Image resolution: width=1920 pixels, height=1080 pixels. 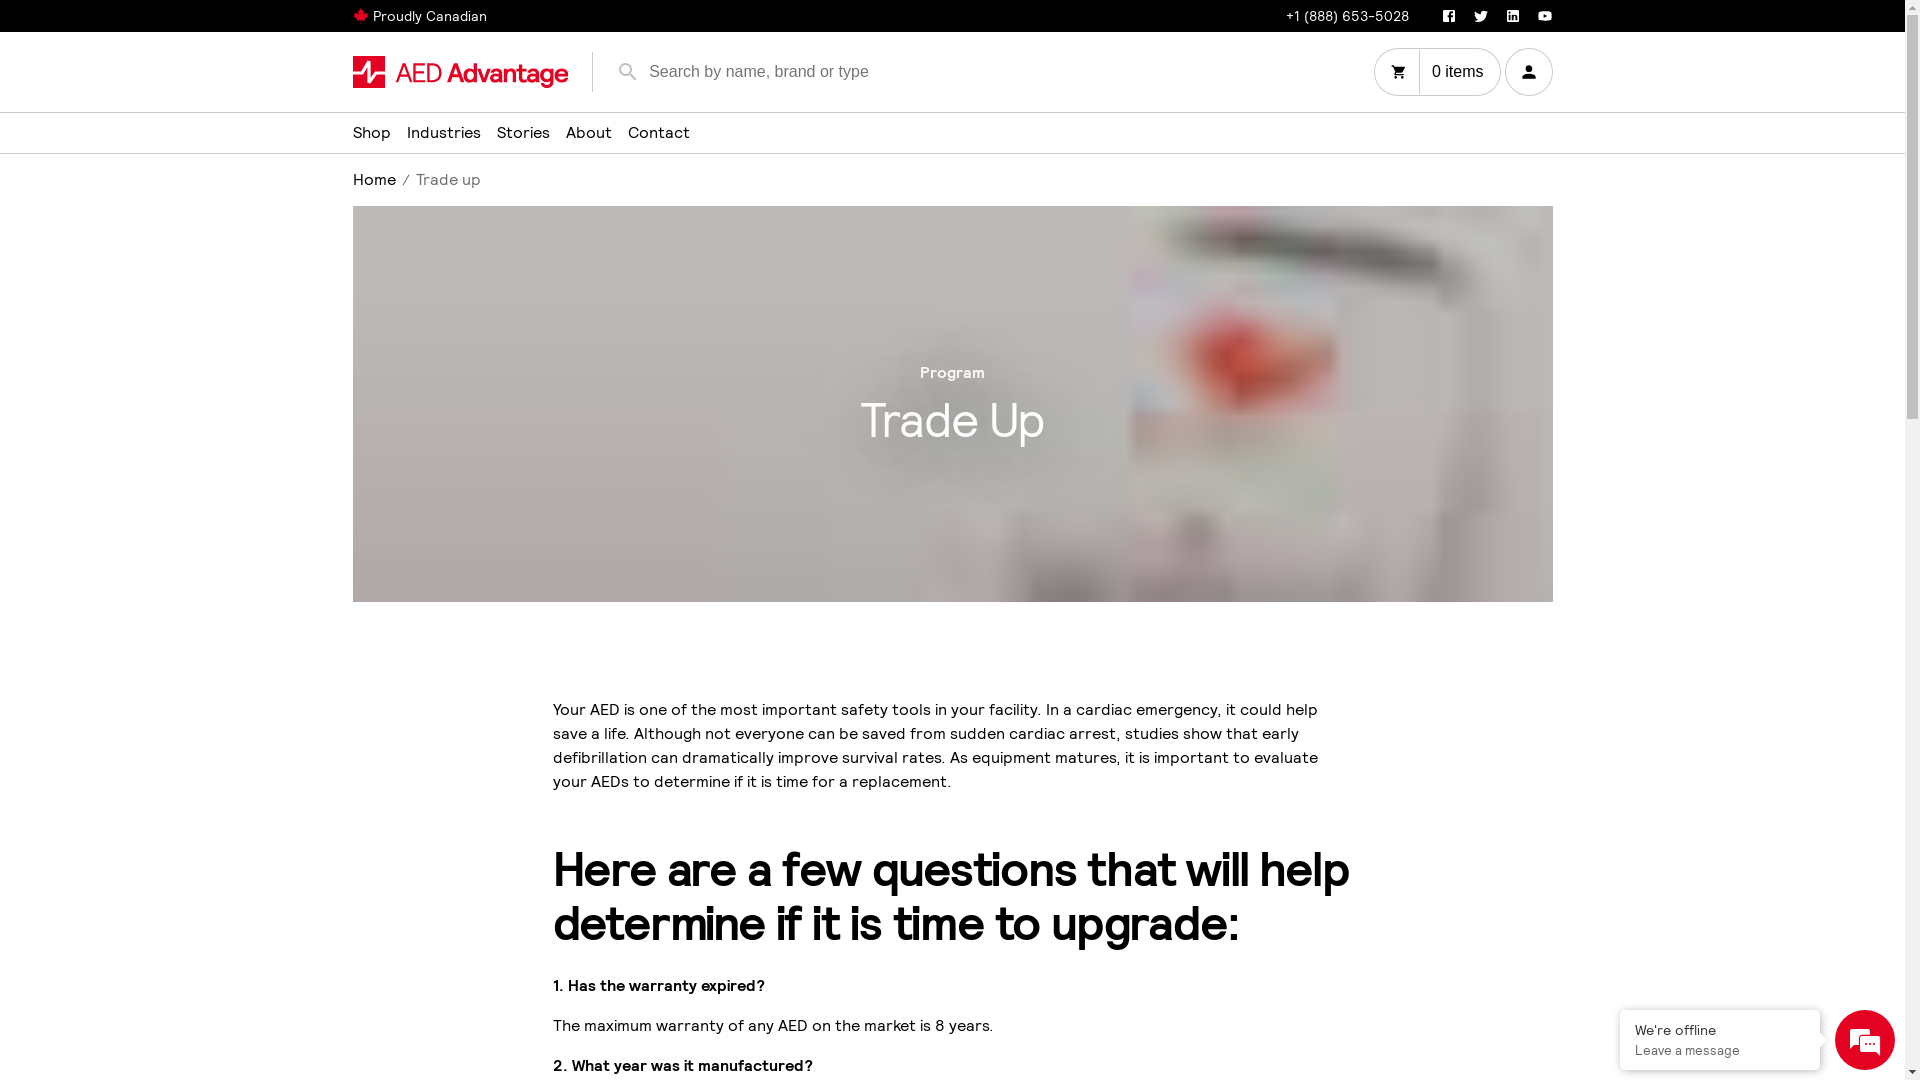 What do you see at coordinates (1512, 15) in the screenshot?
I see `'LinkedIn'` at bounding box center [1512, 15].